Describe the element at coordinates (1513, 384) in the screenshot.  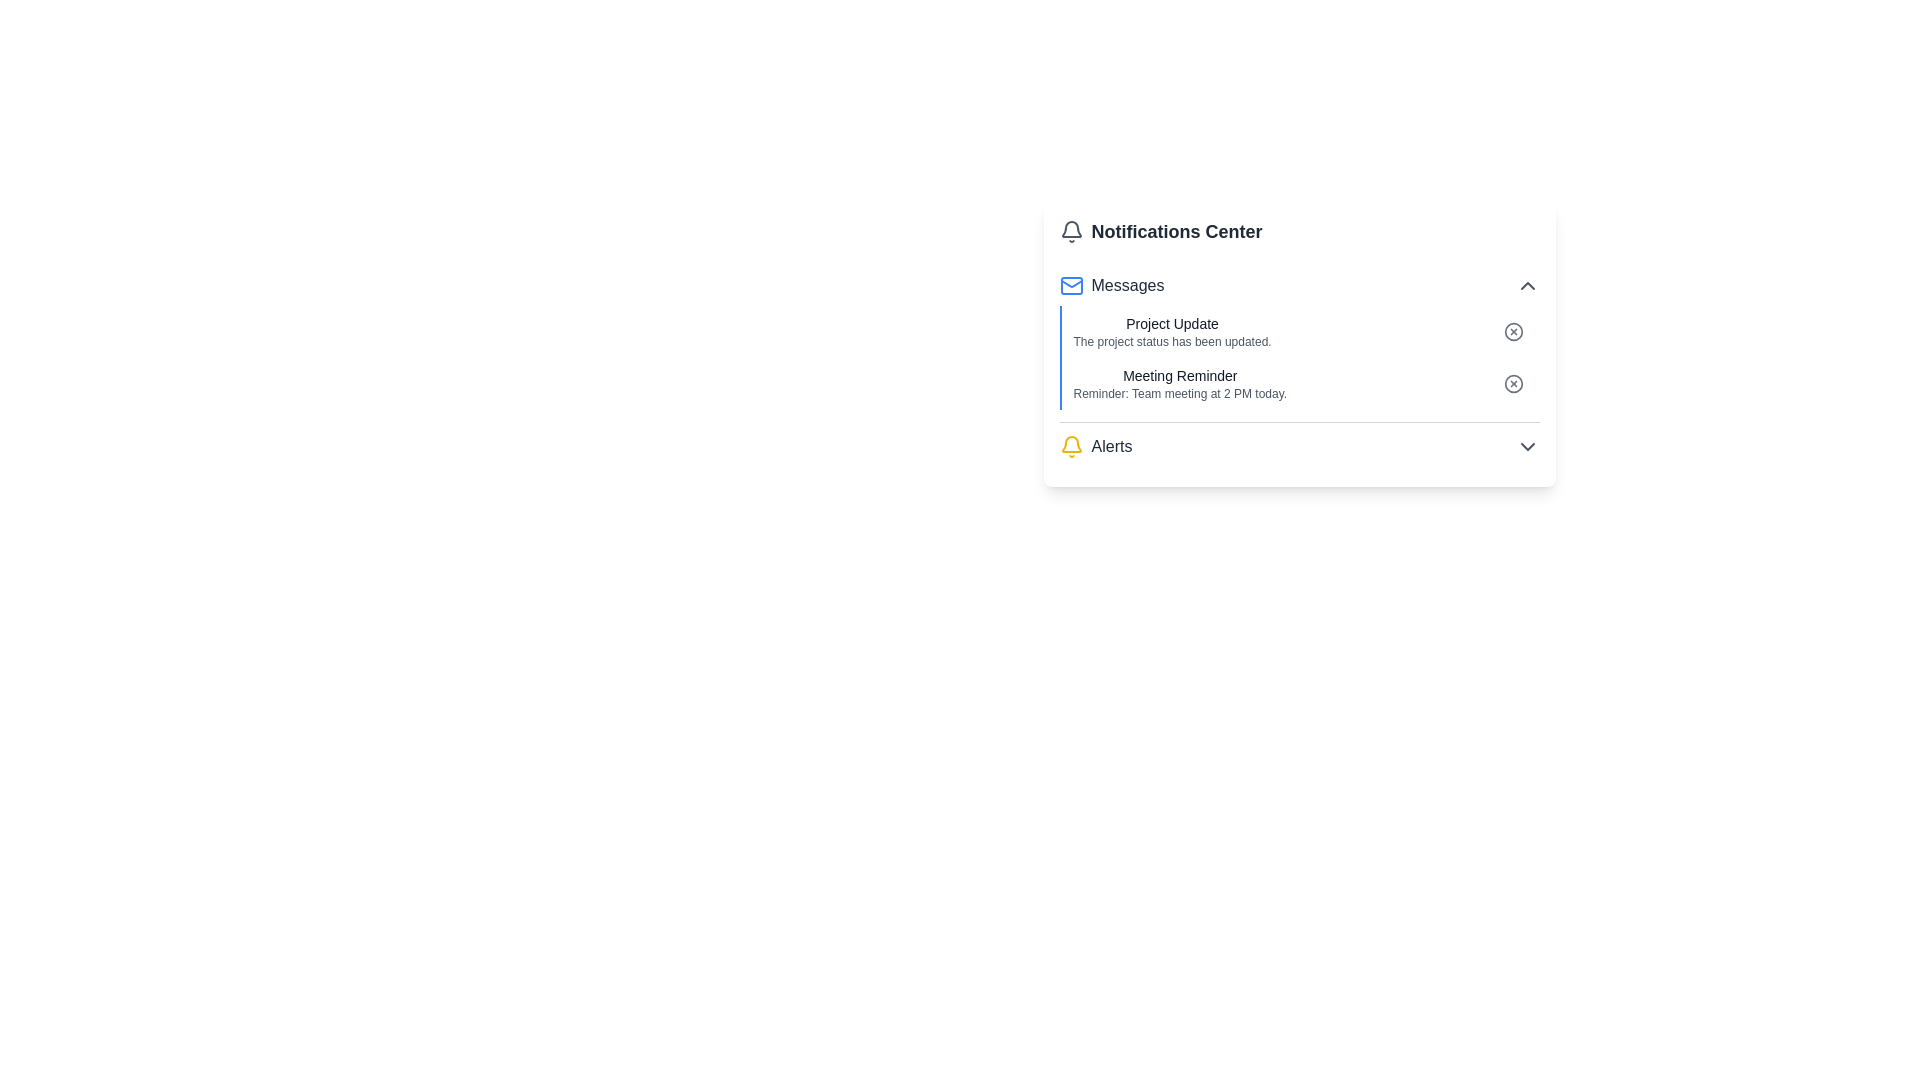
I see `the close button located at the far right of the 'Meeting Reminder' notification in the 'Messages' section of the 'Notifications Center'` at that location.